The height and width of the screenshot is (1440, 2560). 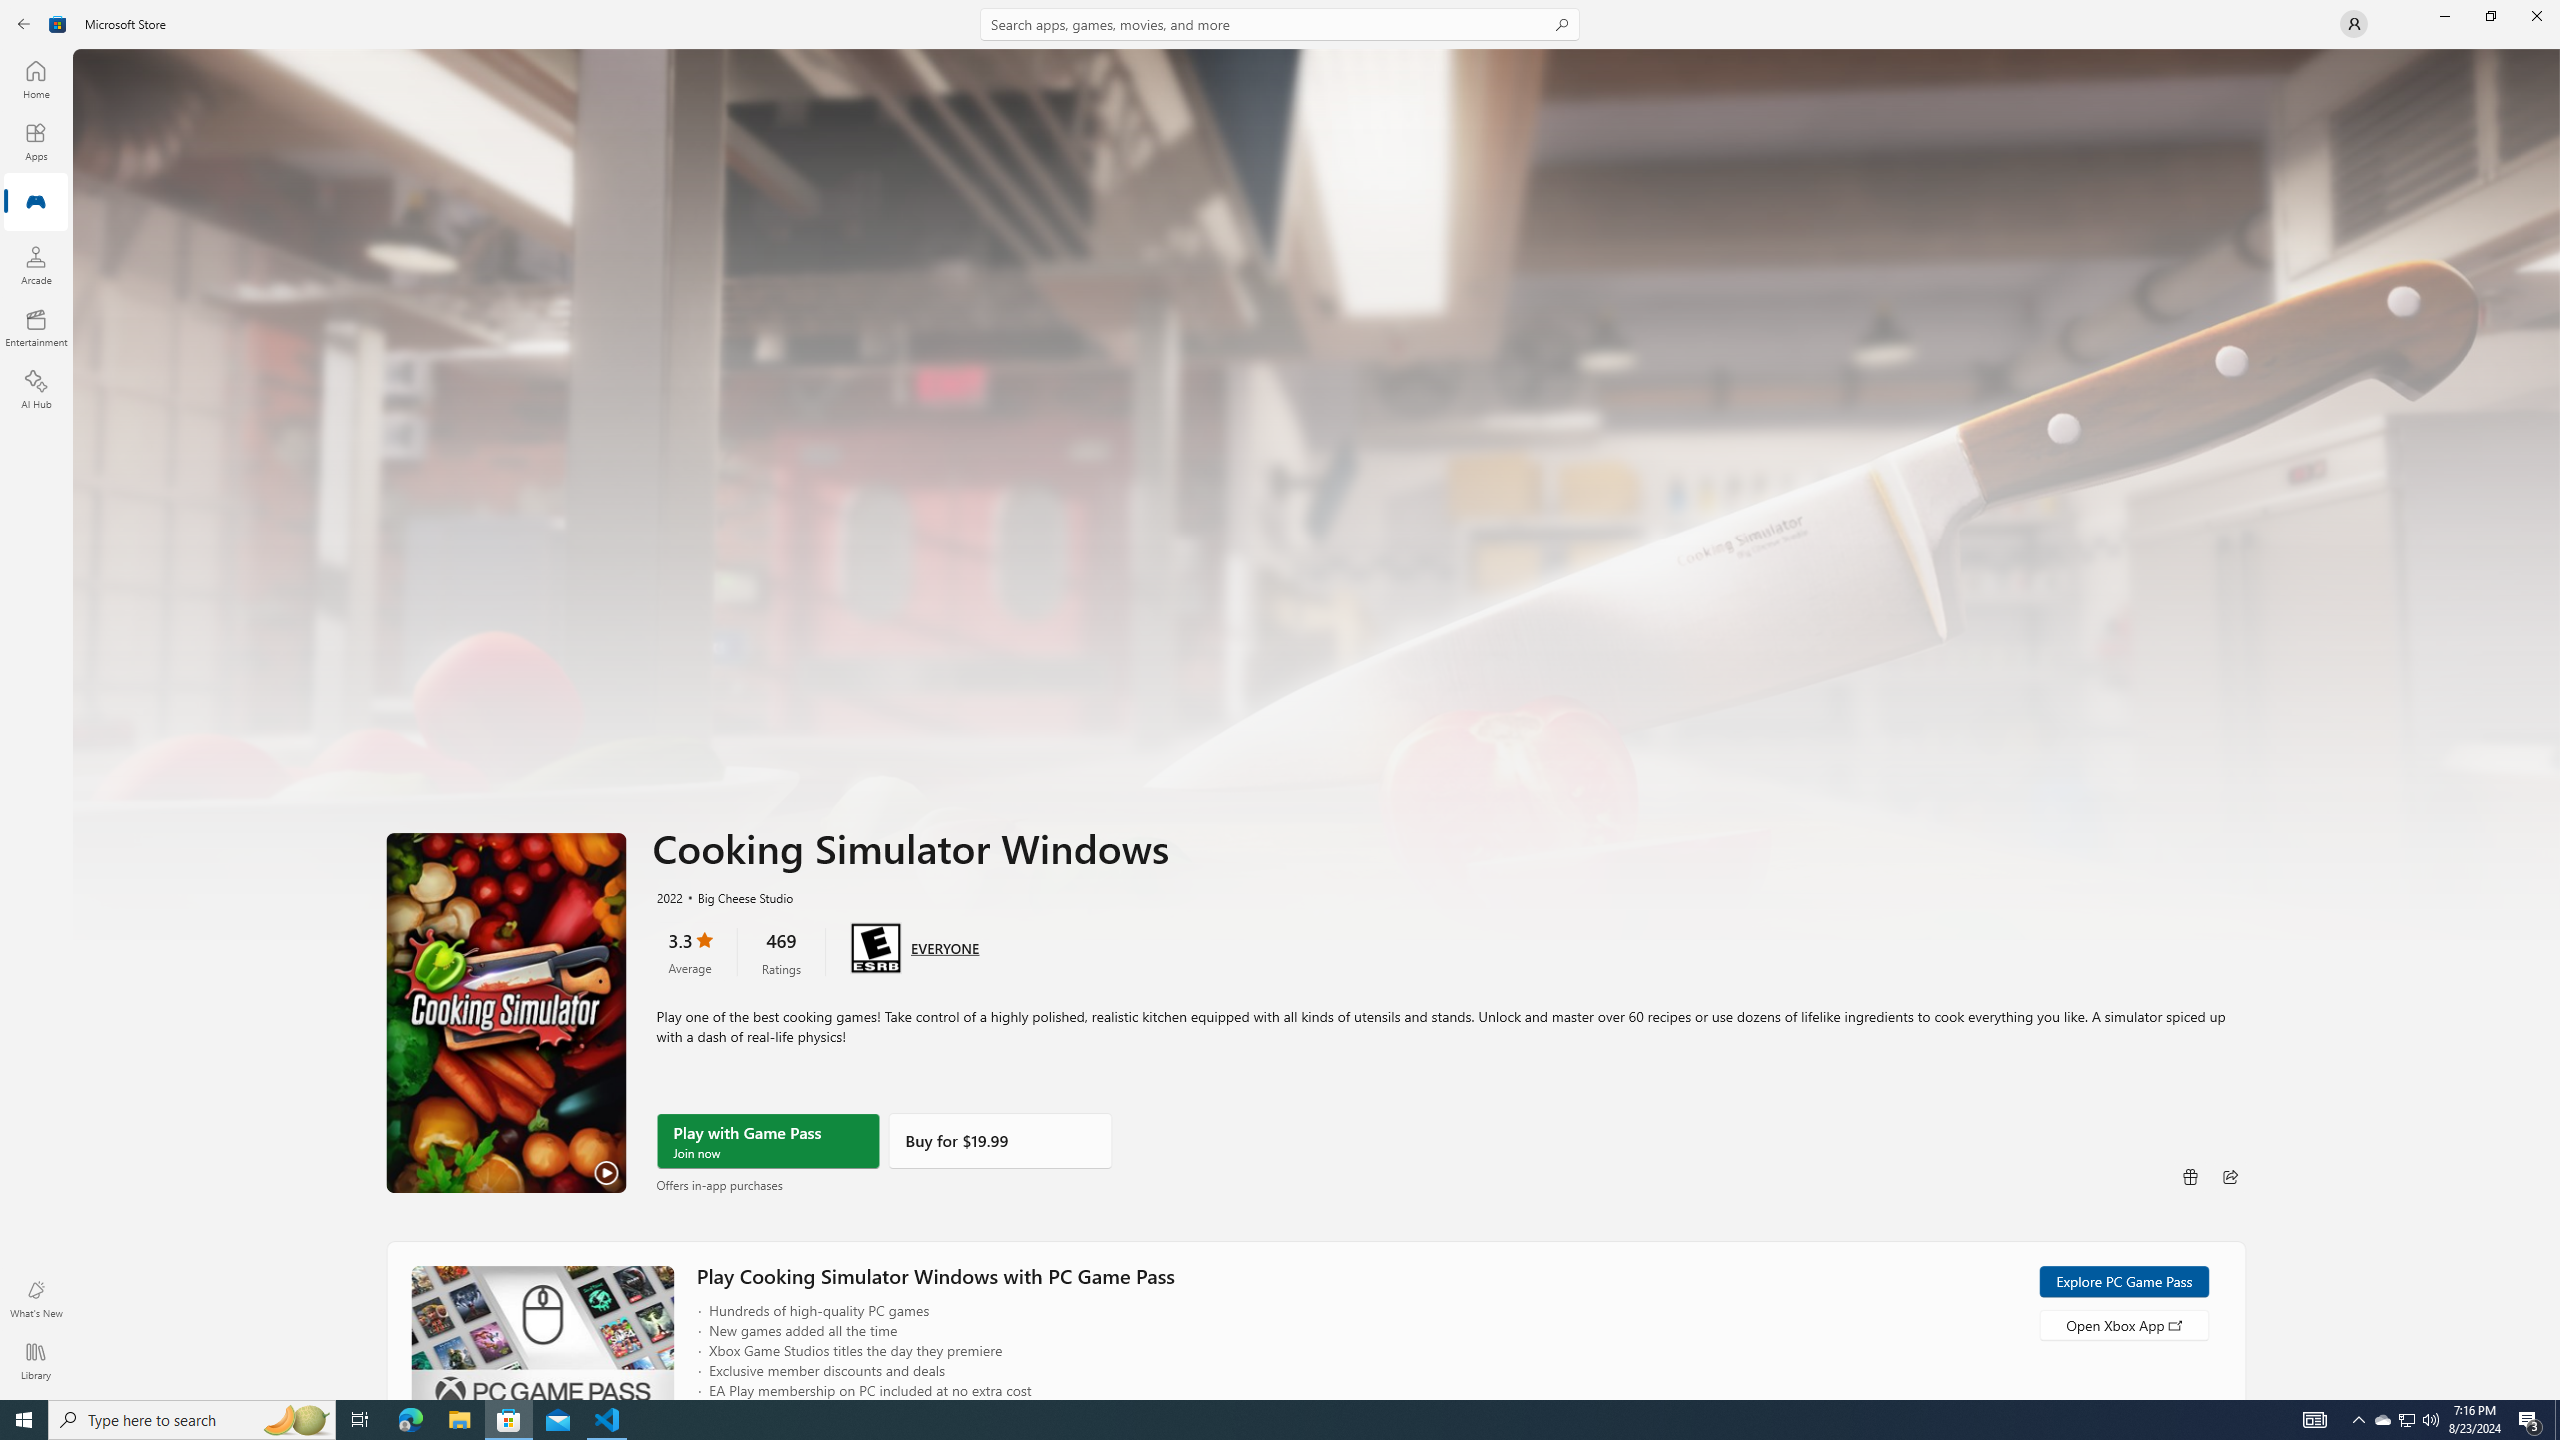 What do you see at coordinates (2123, 1324) in the screenshot?
I see `'Open Xbox App'` at bounding box center [2123, 1324].